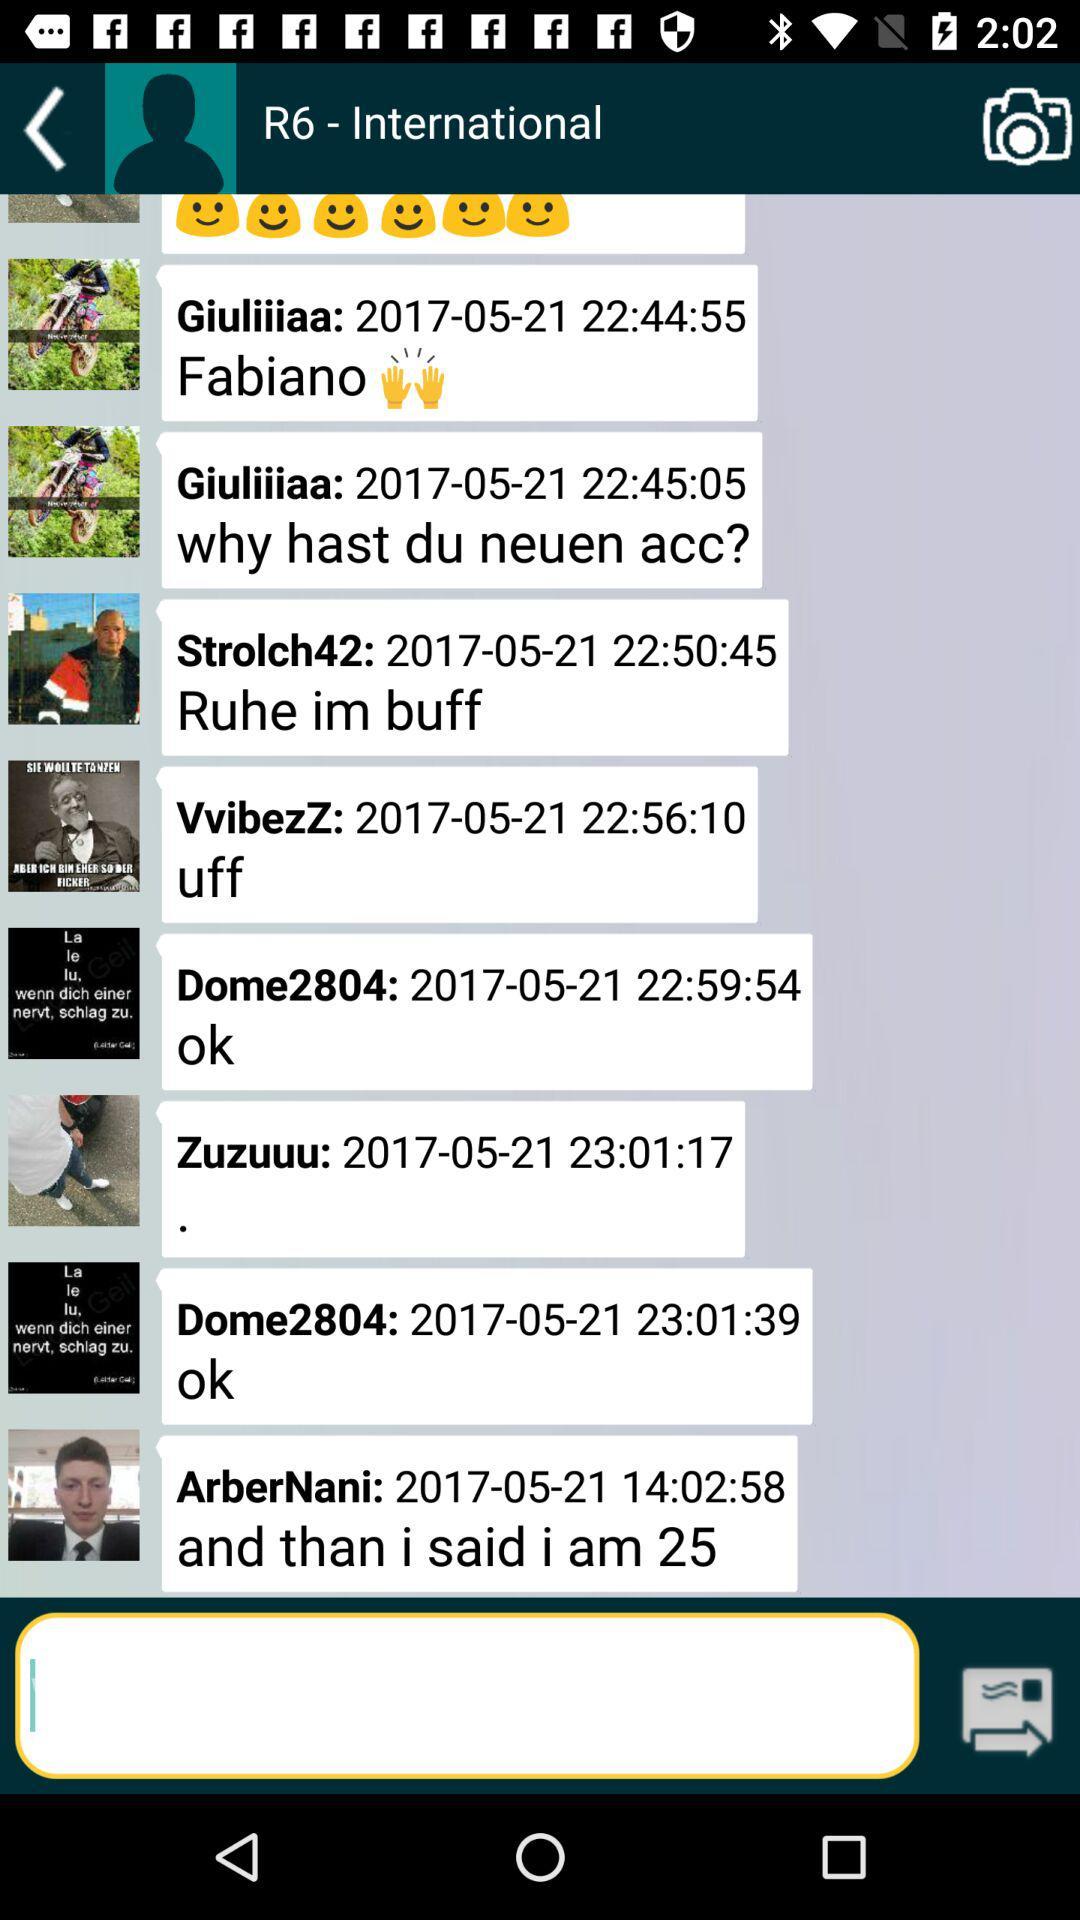 This screenshot has height=1920, width=1080. What do you see at coordinates (169, 127) in the screenshot?
I see `the avatar icon` at bounding box center [169, 127].